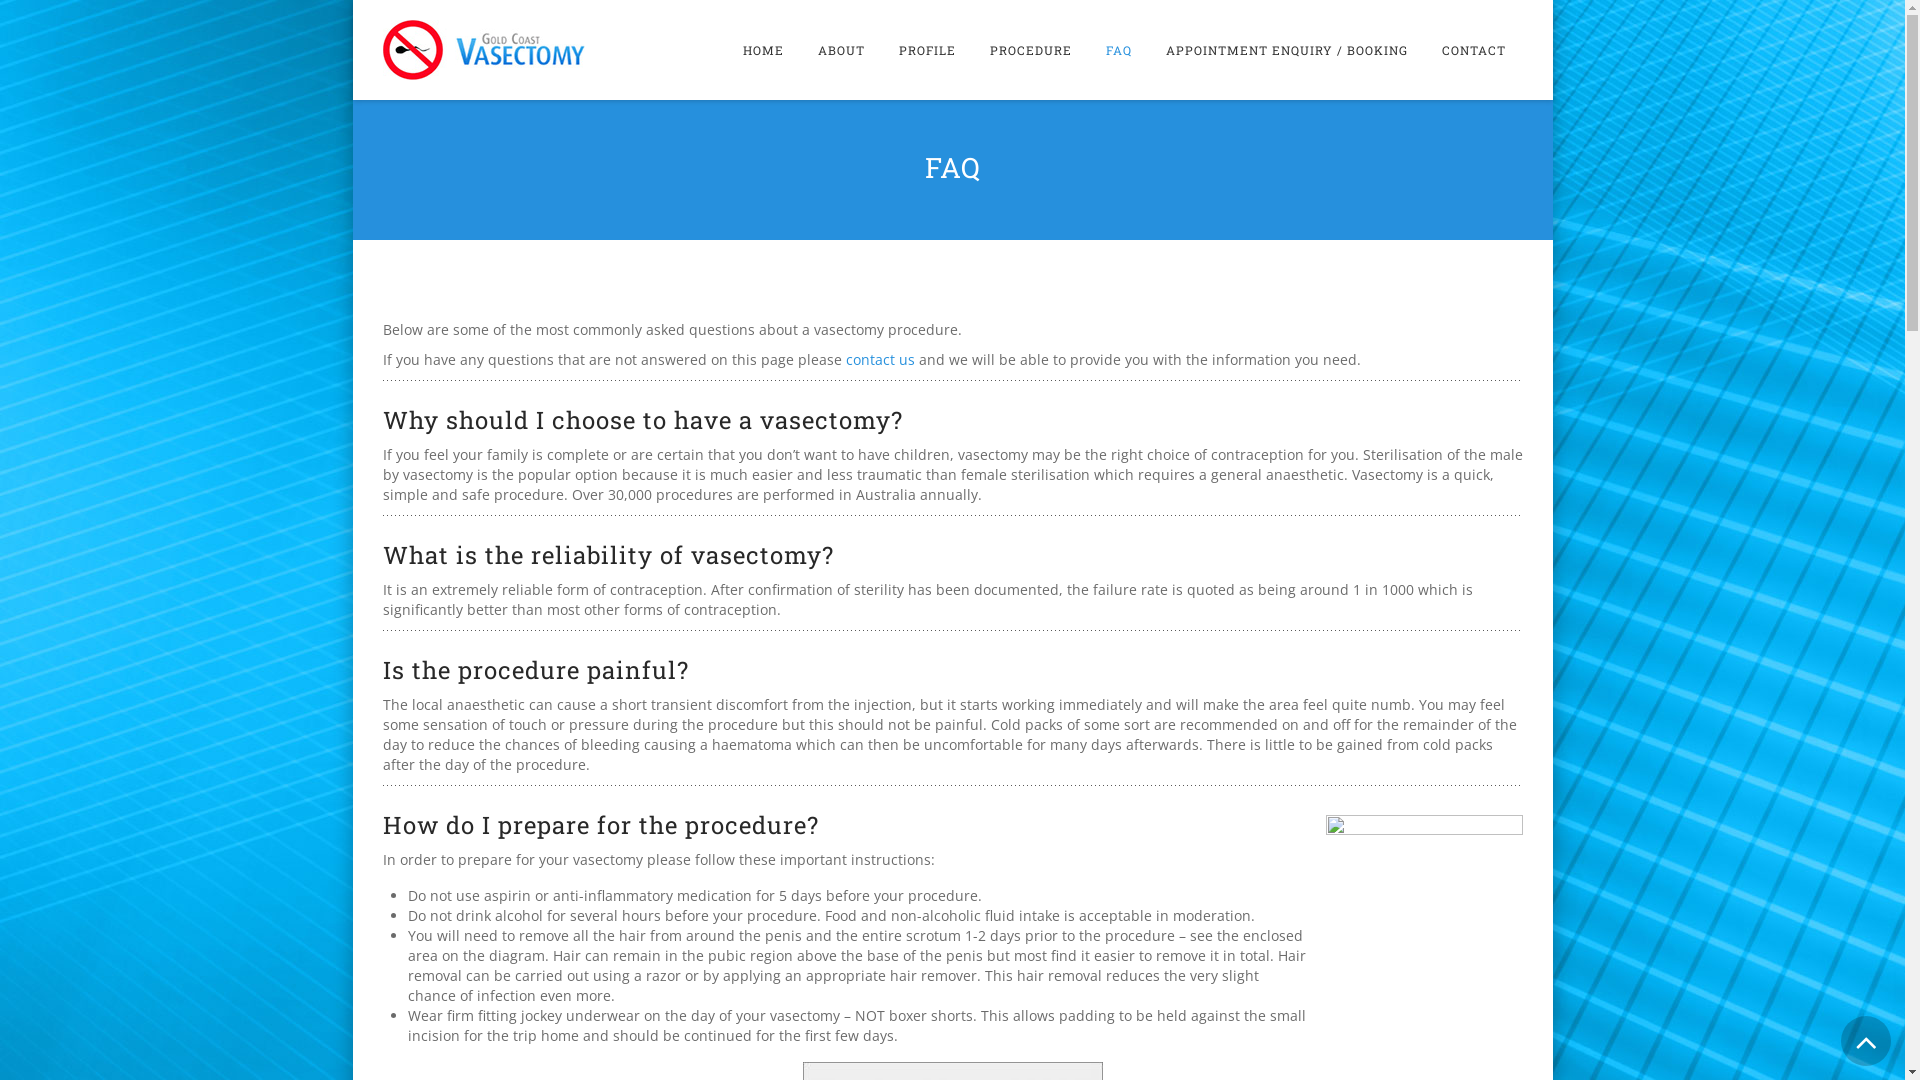  What do you see at coordinates (840, 49) in the screenshot?
I see `'ABOUT'` at bounding box center [840, 49].